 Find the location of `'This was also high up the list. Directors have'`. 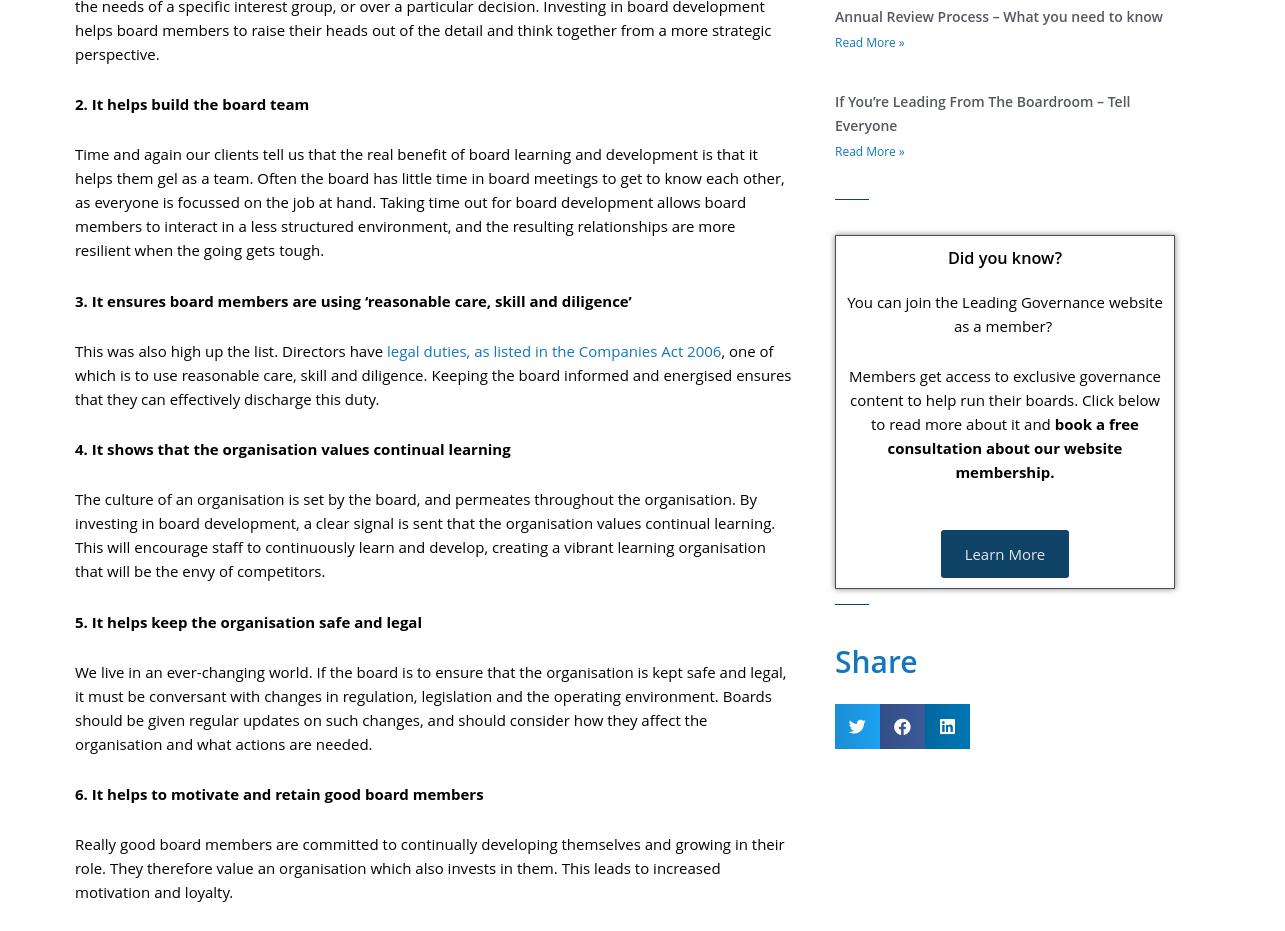

'This was also high up the list. Directors have' is located at coordinates (75, 349).